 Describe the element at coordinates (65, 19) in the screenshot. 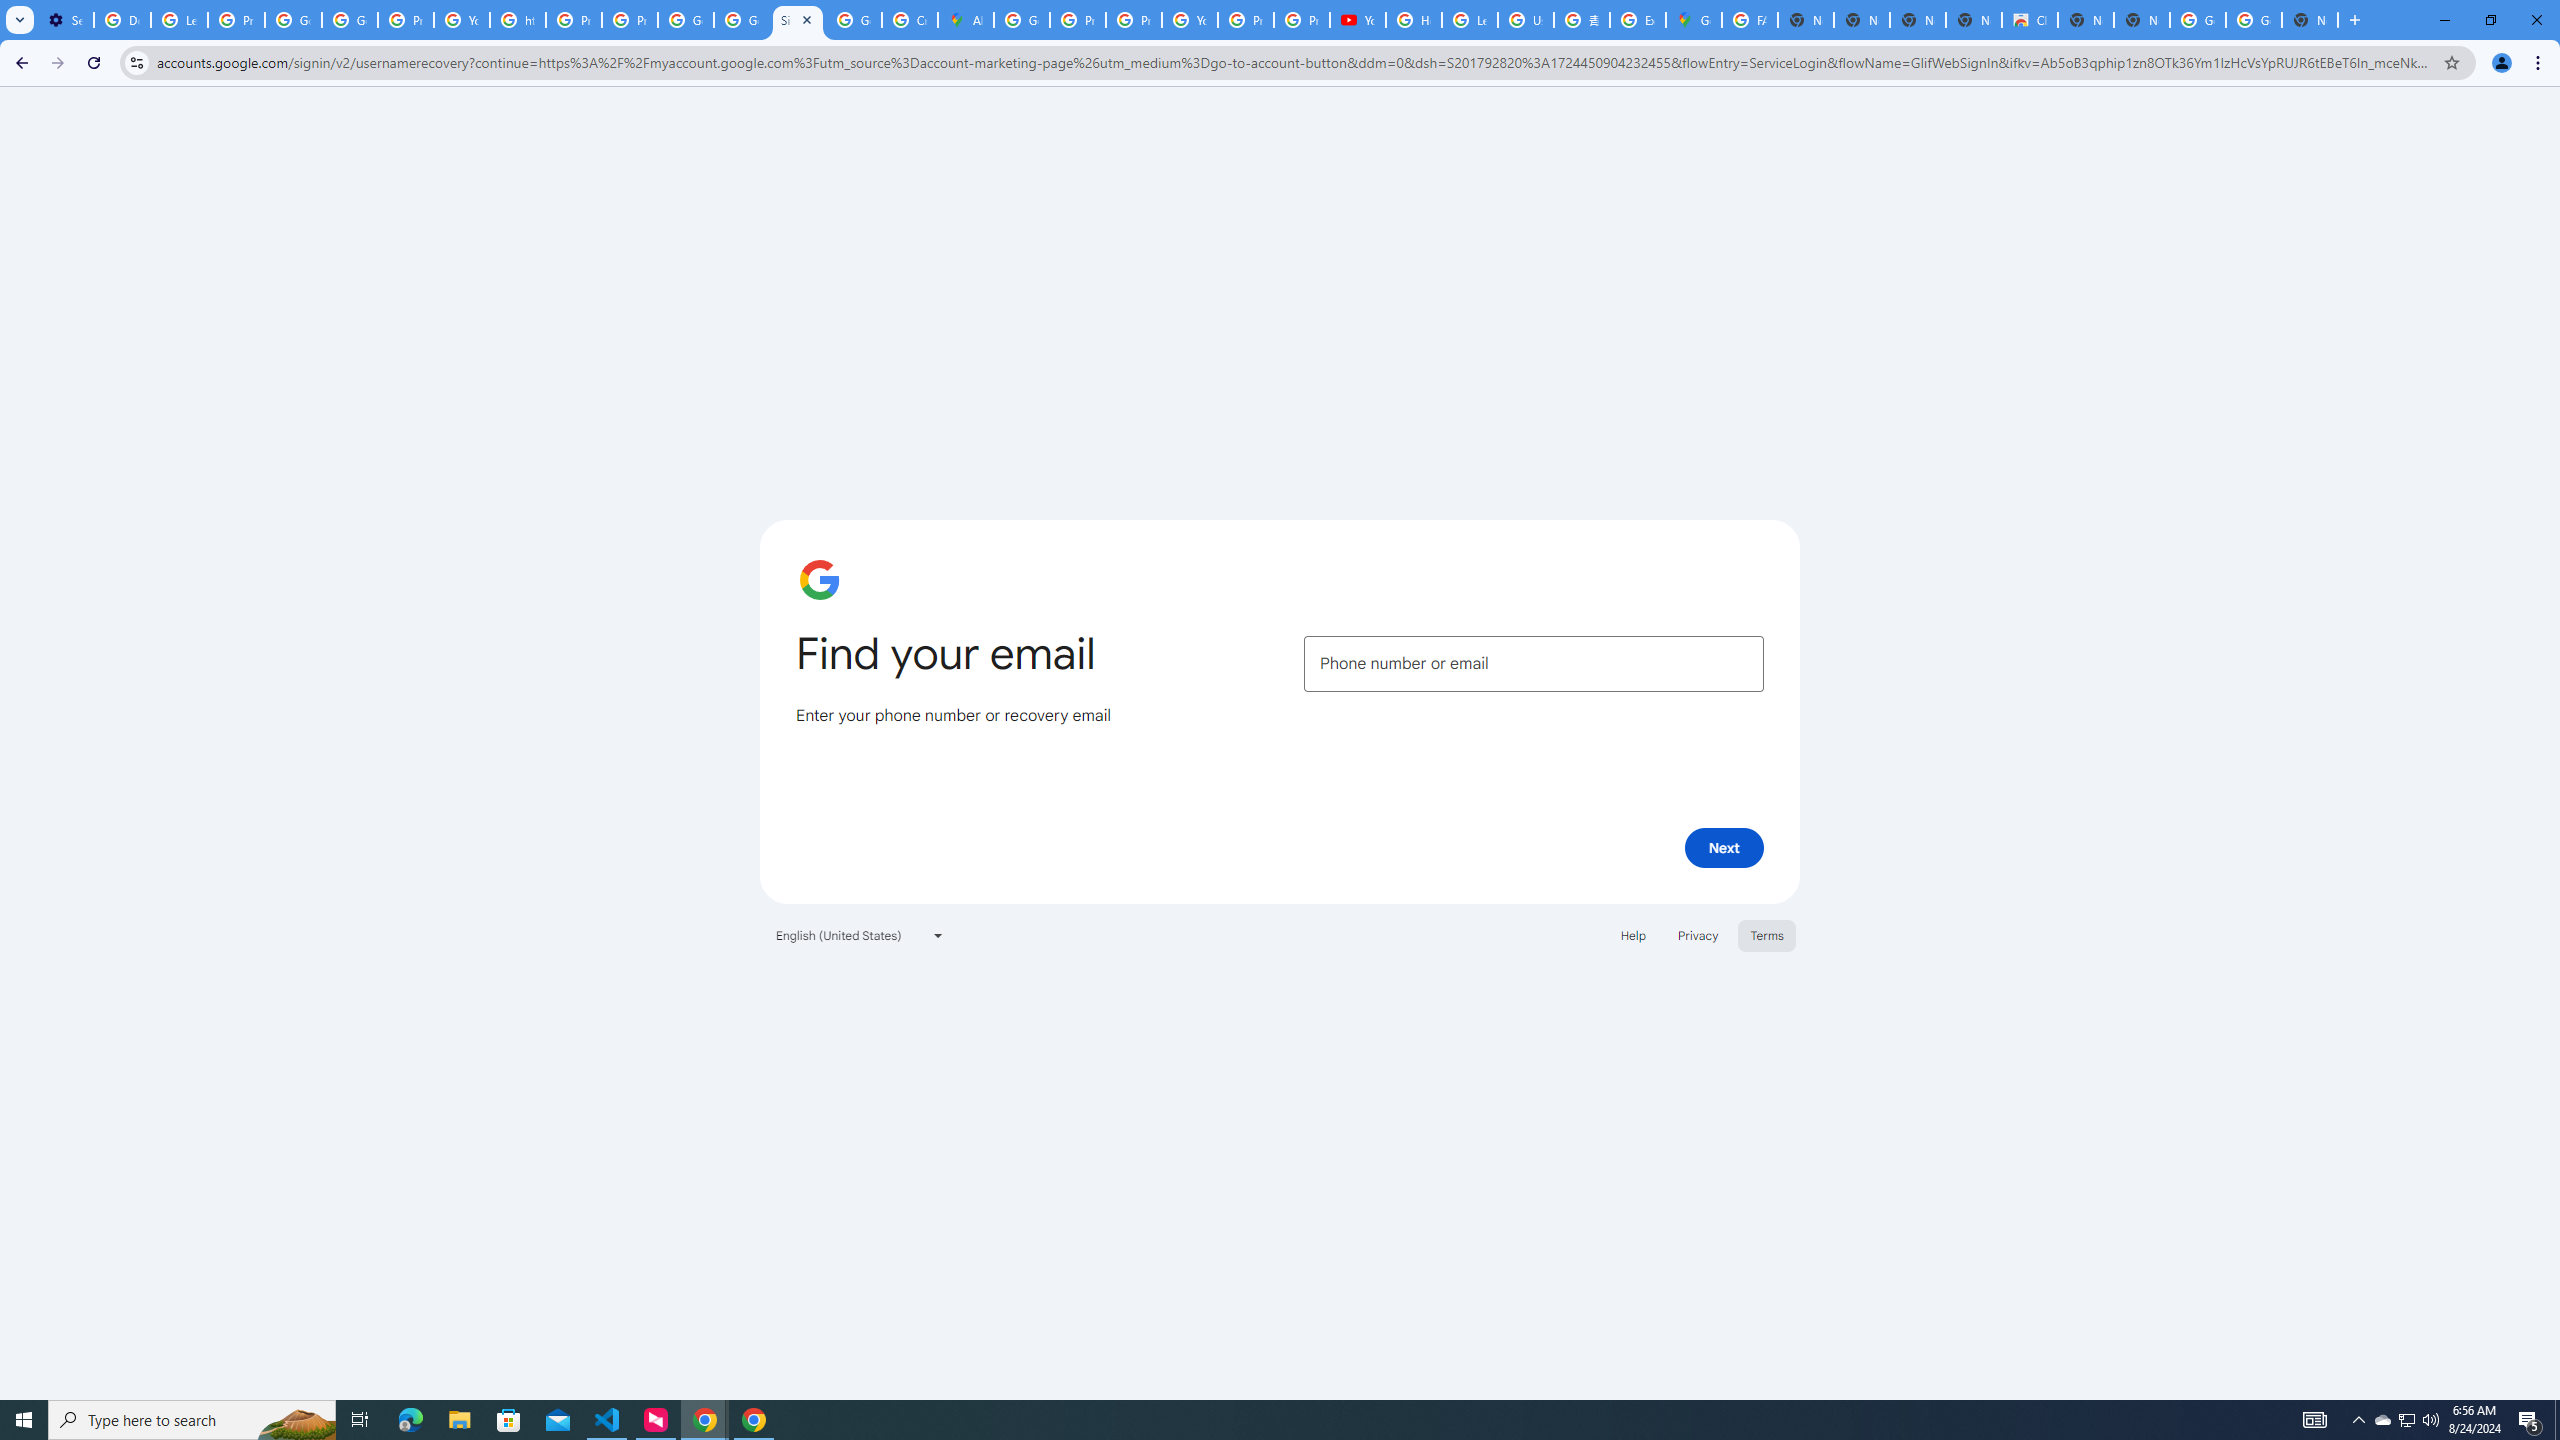

I see `'Settings - On startup'` at that location.